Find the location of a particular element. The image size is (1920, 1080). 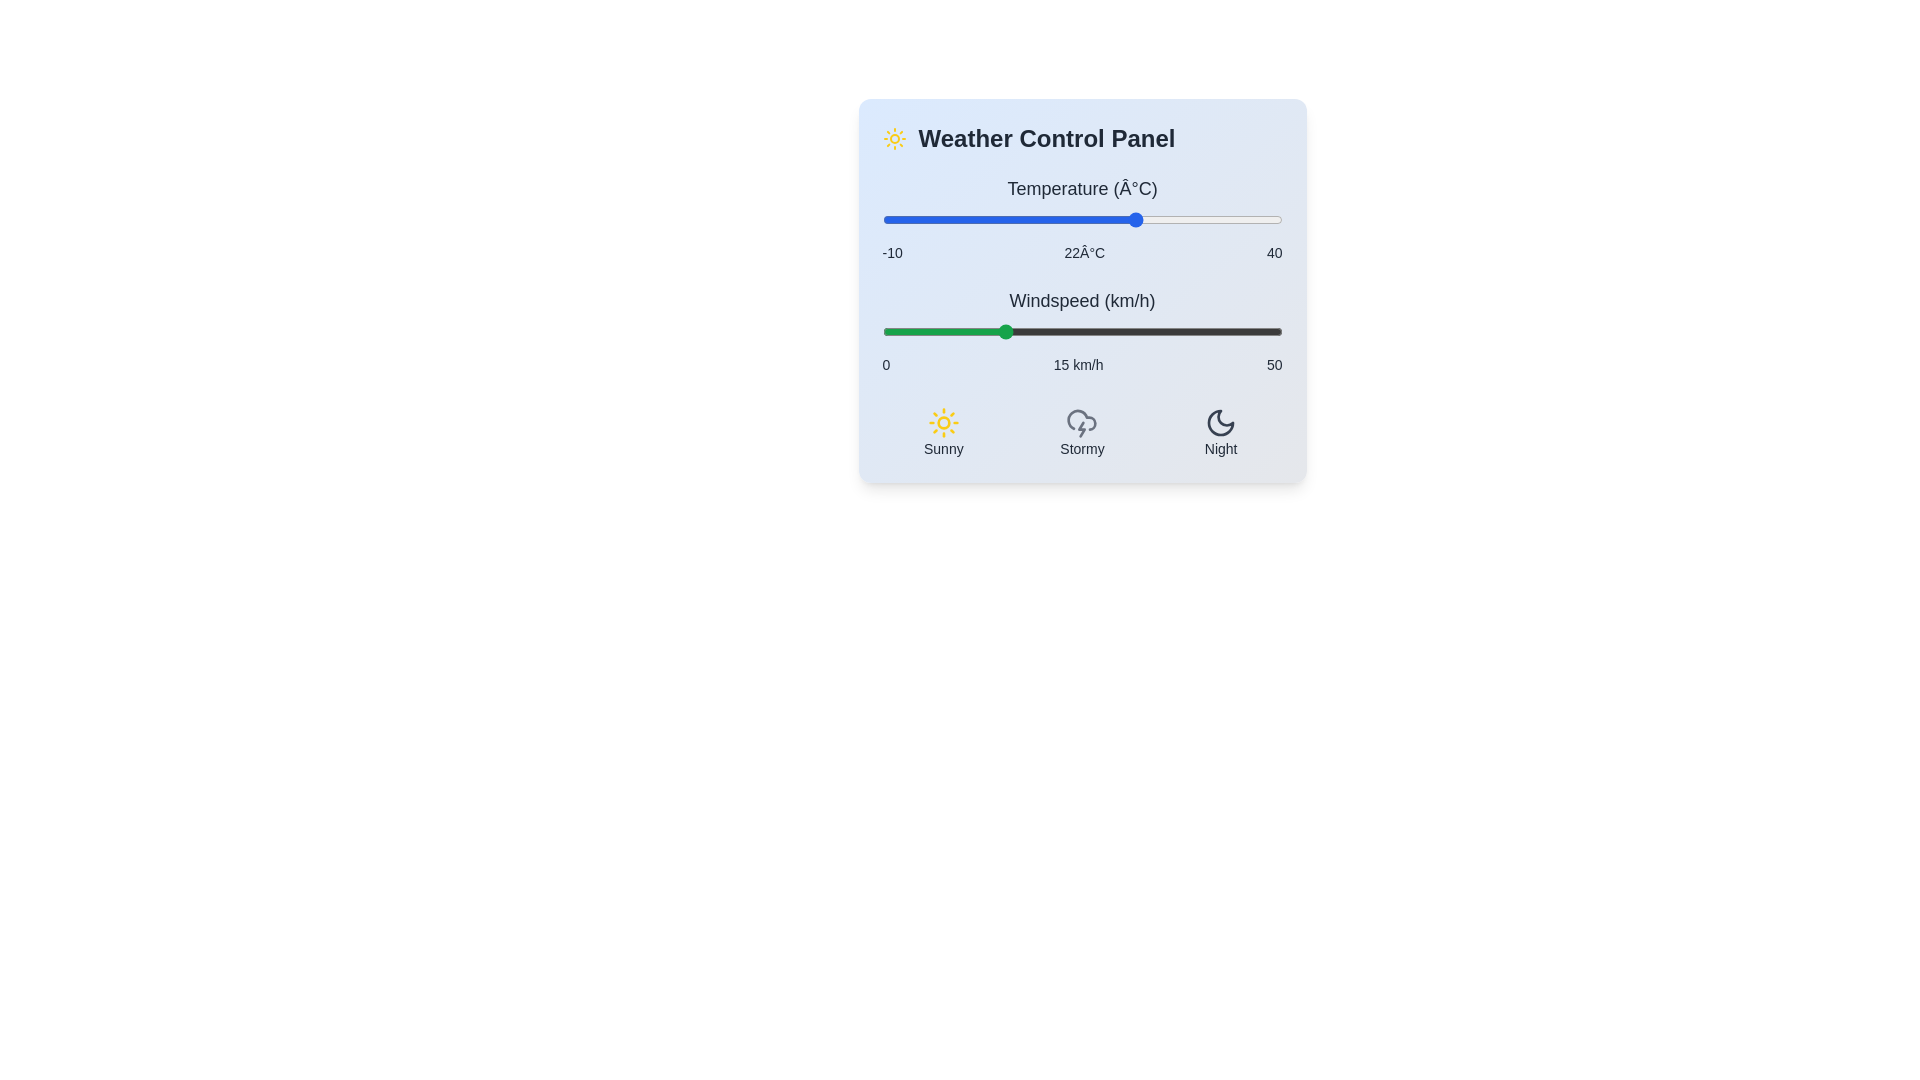

the Temperature slider is located at coordinates (1002, 219).